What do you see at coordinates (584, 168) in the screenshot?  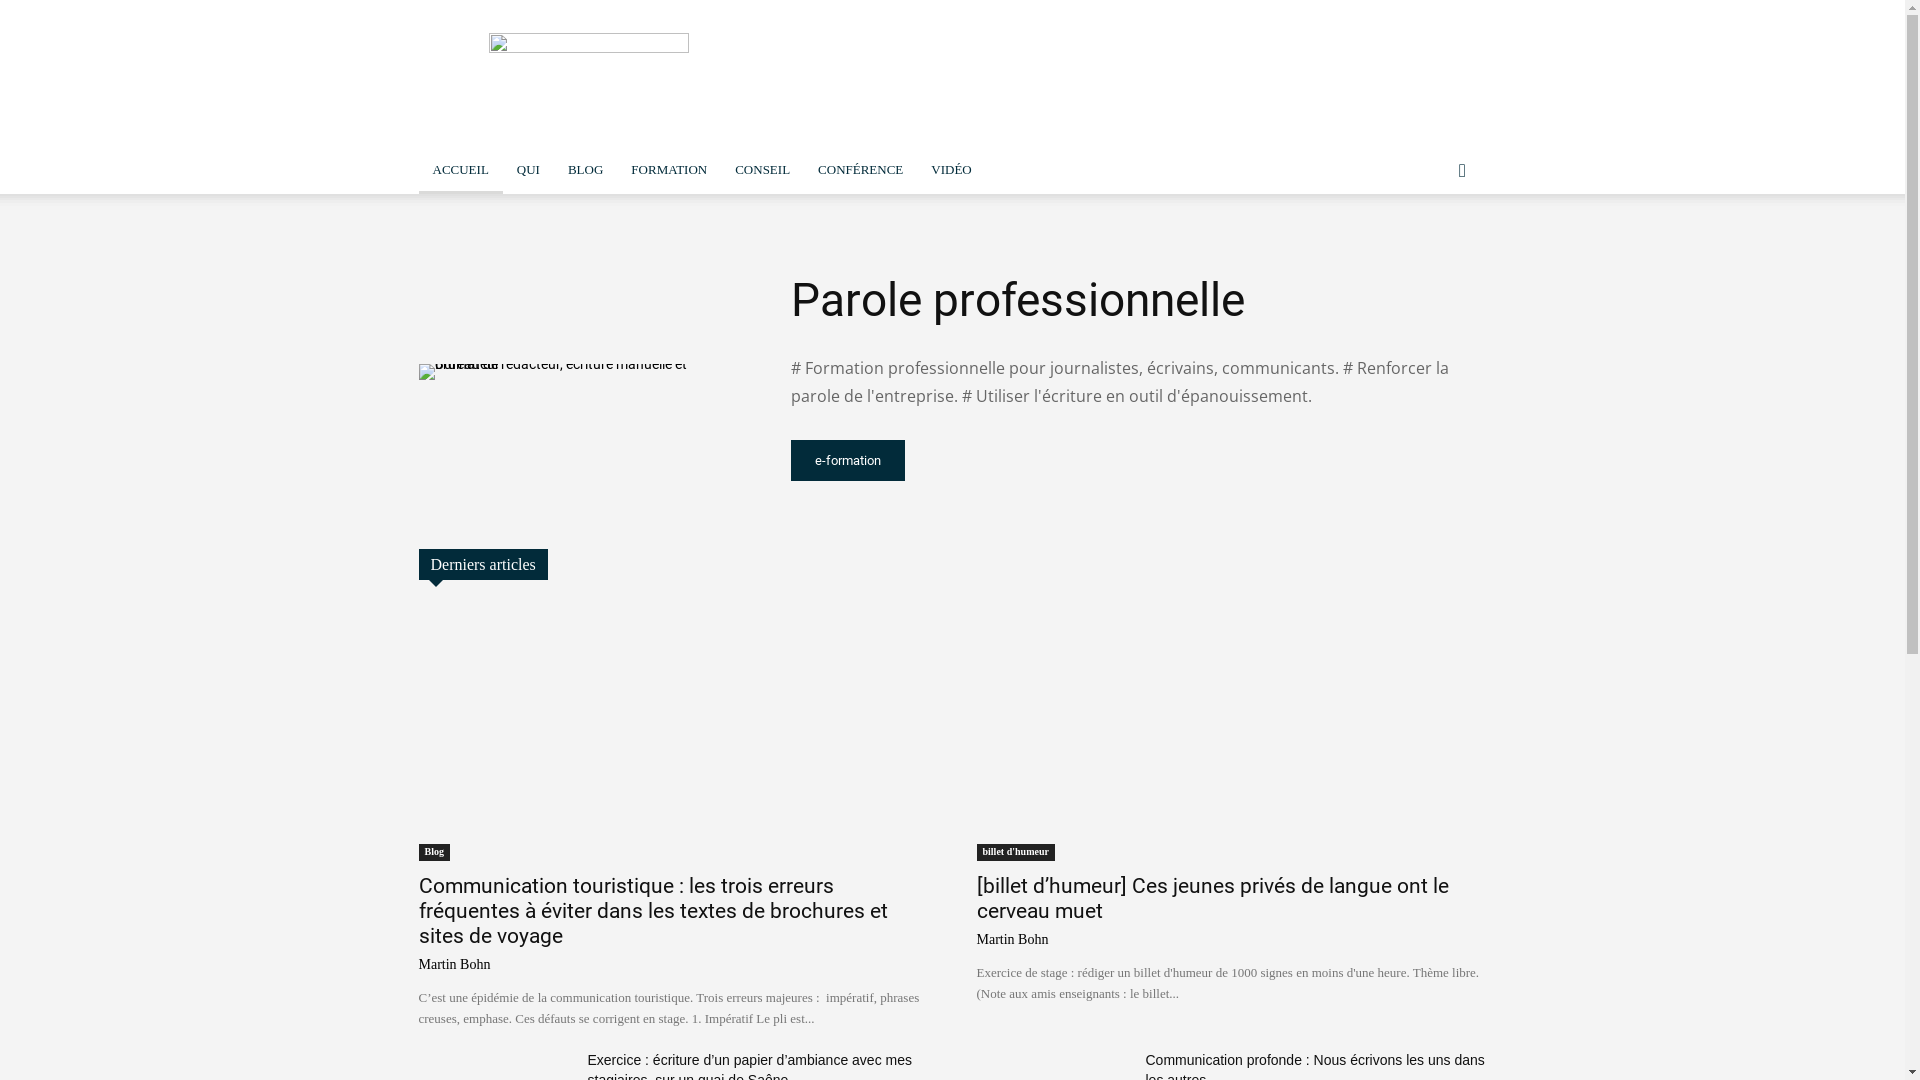 I see `'BLOG'` at bounding box center [584, 168].